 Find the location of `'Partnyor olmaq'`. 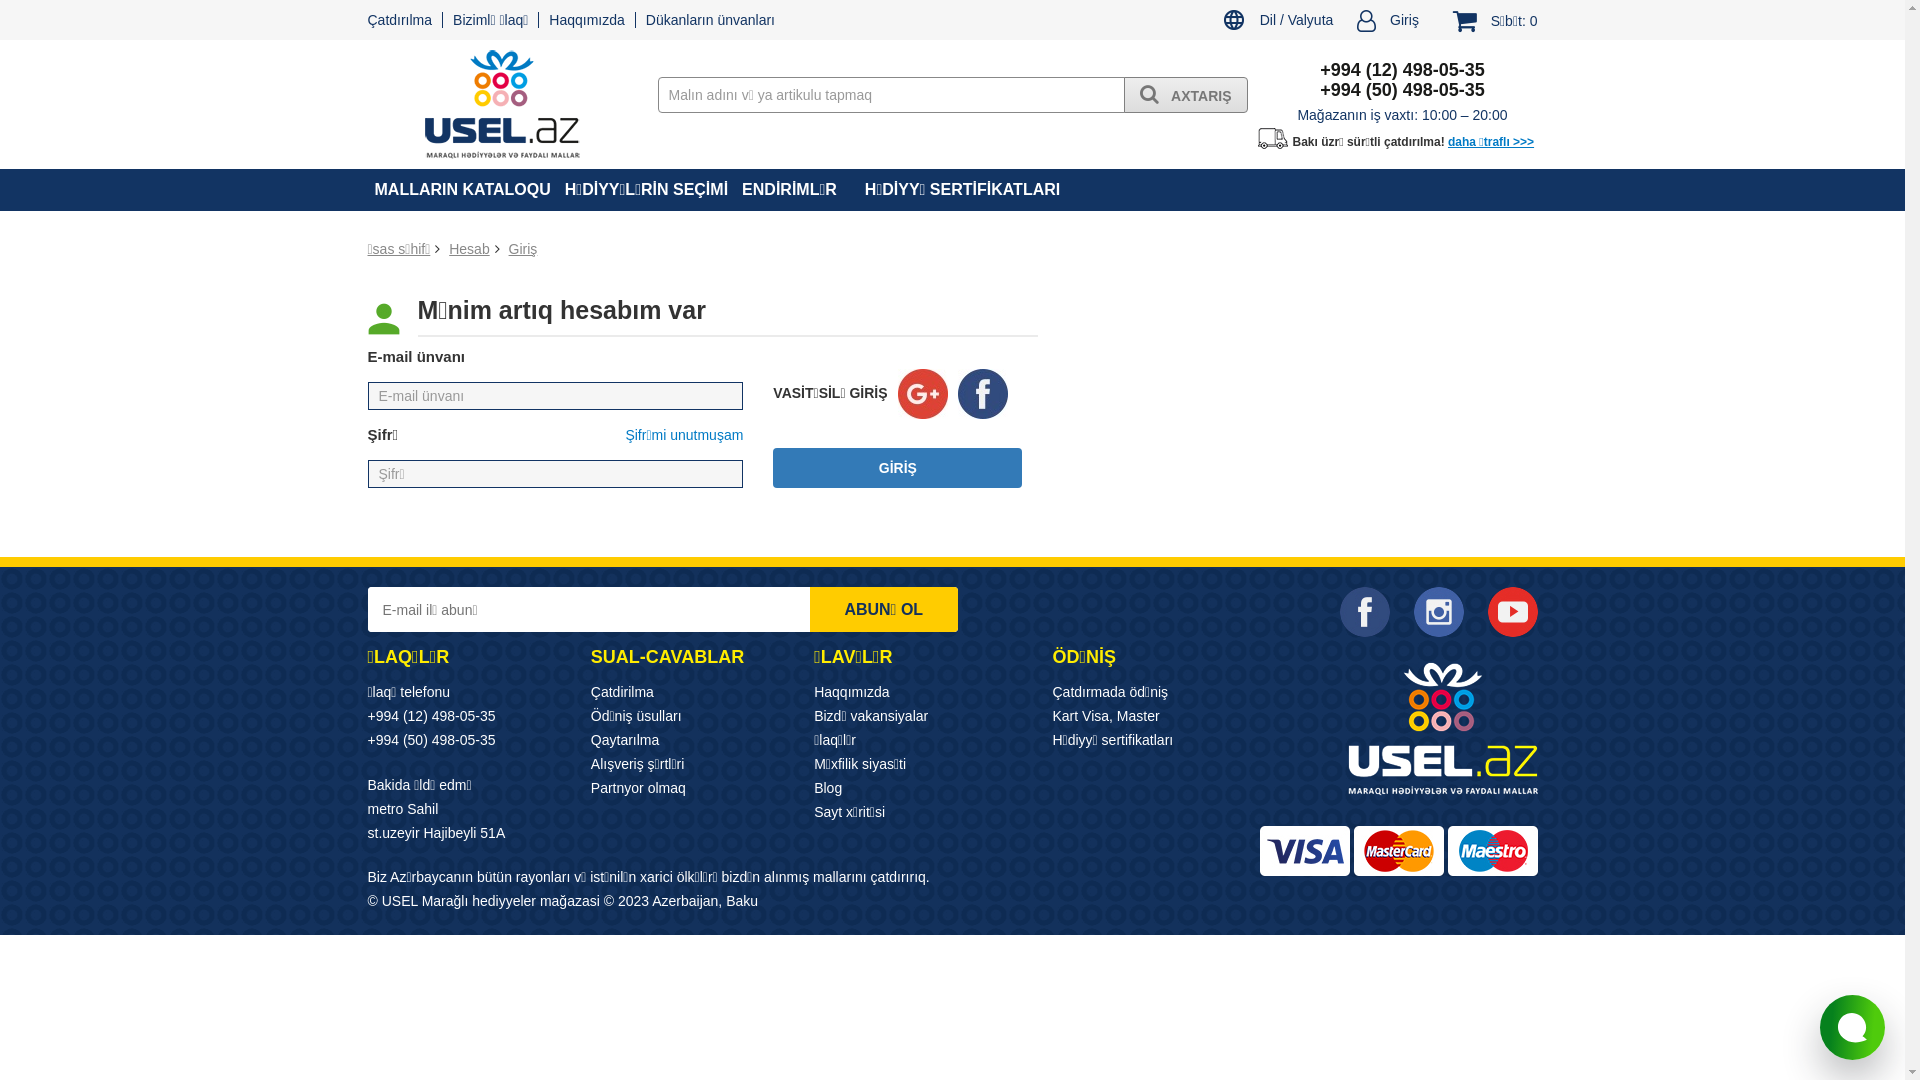

'Partnyor olmaq' is located at coordinates (637, 786).